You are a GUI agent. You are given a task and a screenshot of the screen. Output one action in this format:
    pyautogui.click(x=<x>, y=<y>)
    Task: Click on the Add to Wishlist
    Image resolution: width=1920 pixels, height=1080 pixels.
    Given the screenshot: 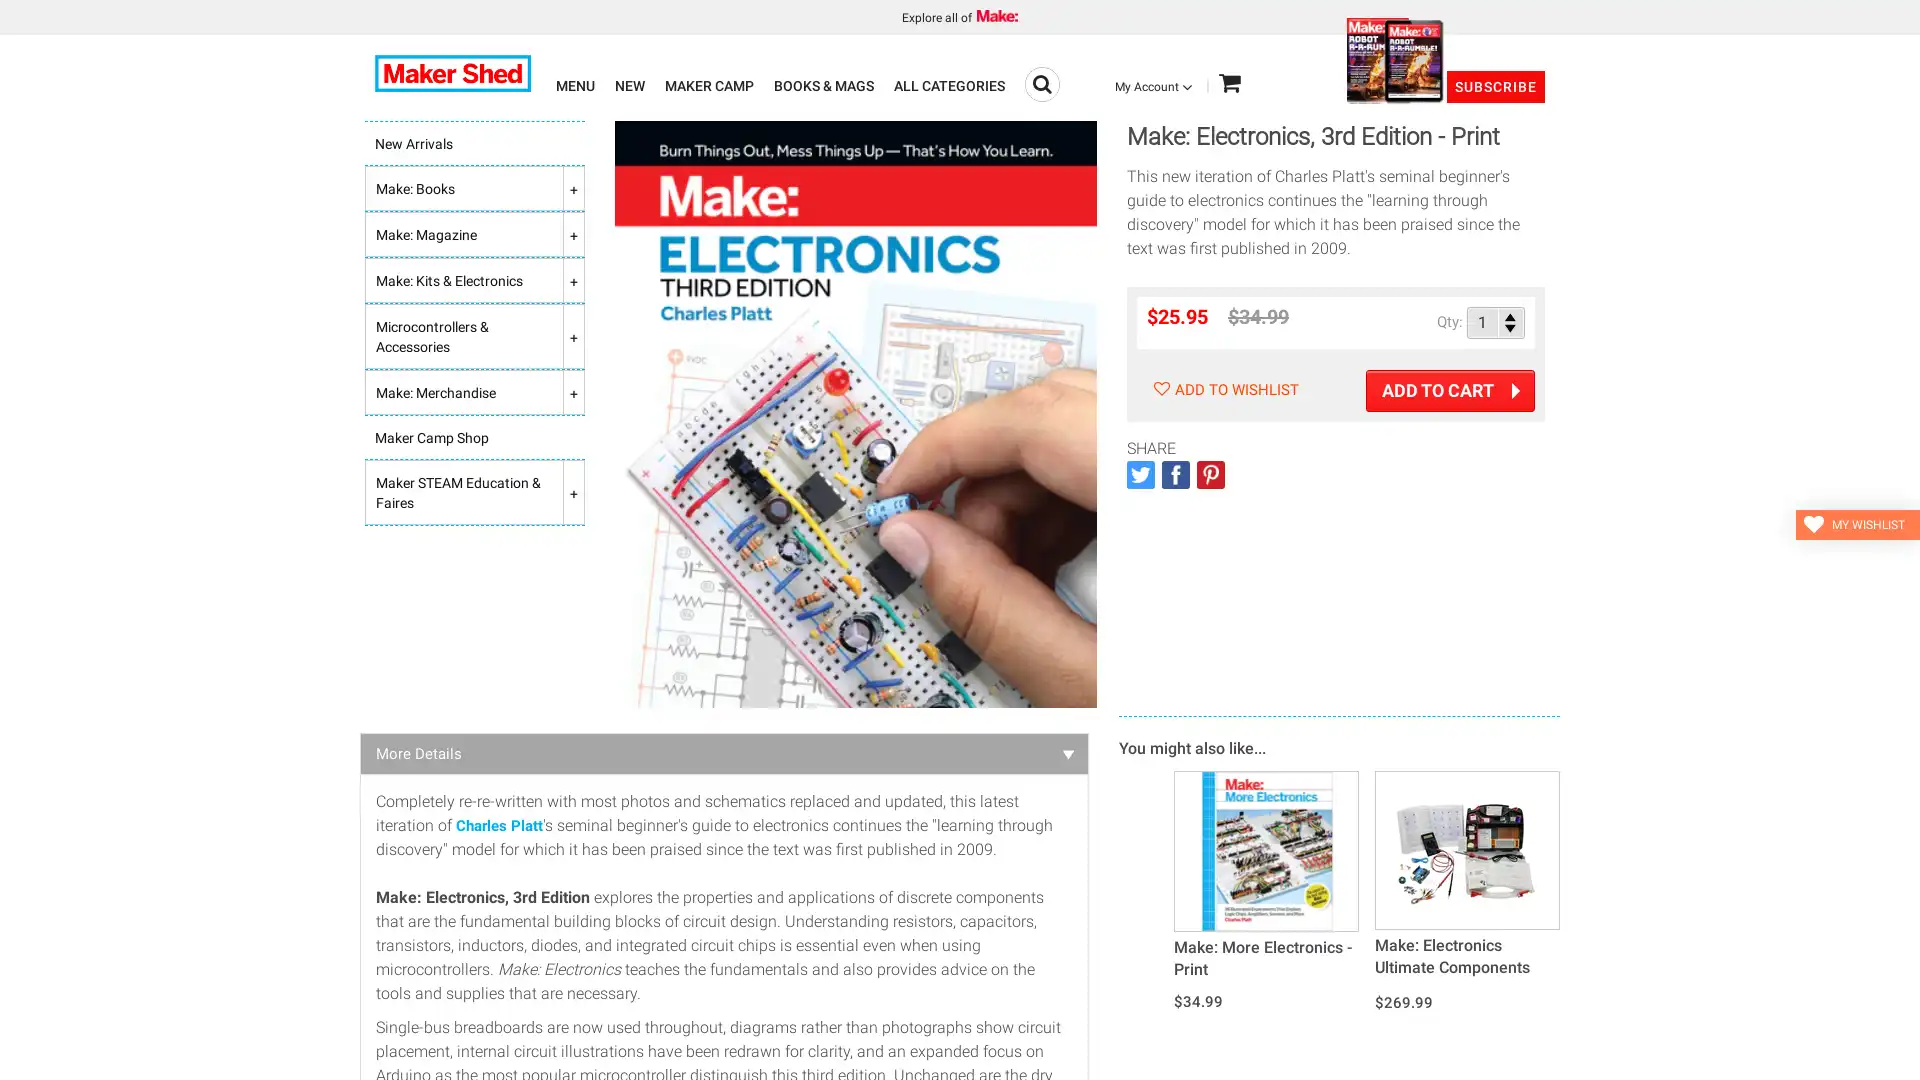 What is the action you would take?
    pyautogui.click(x=1222, y=389)
    